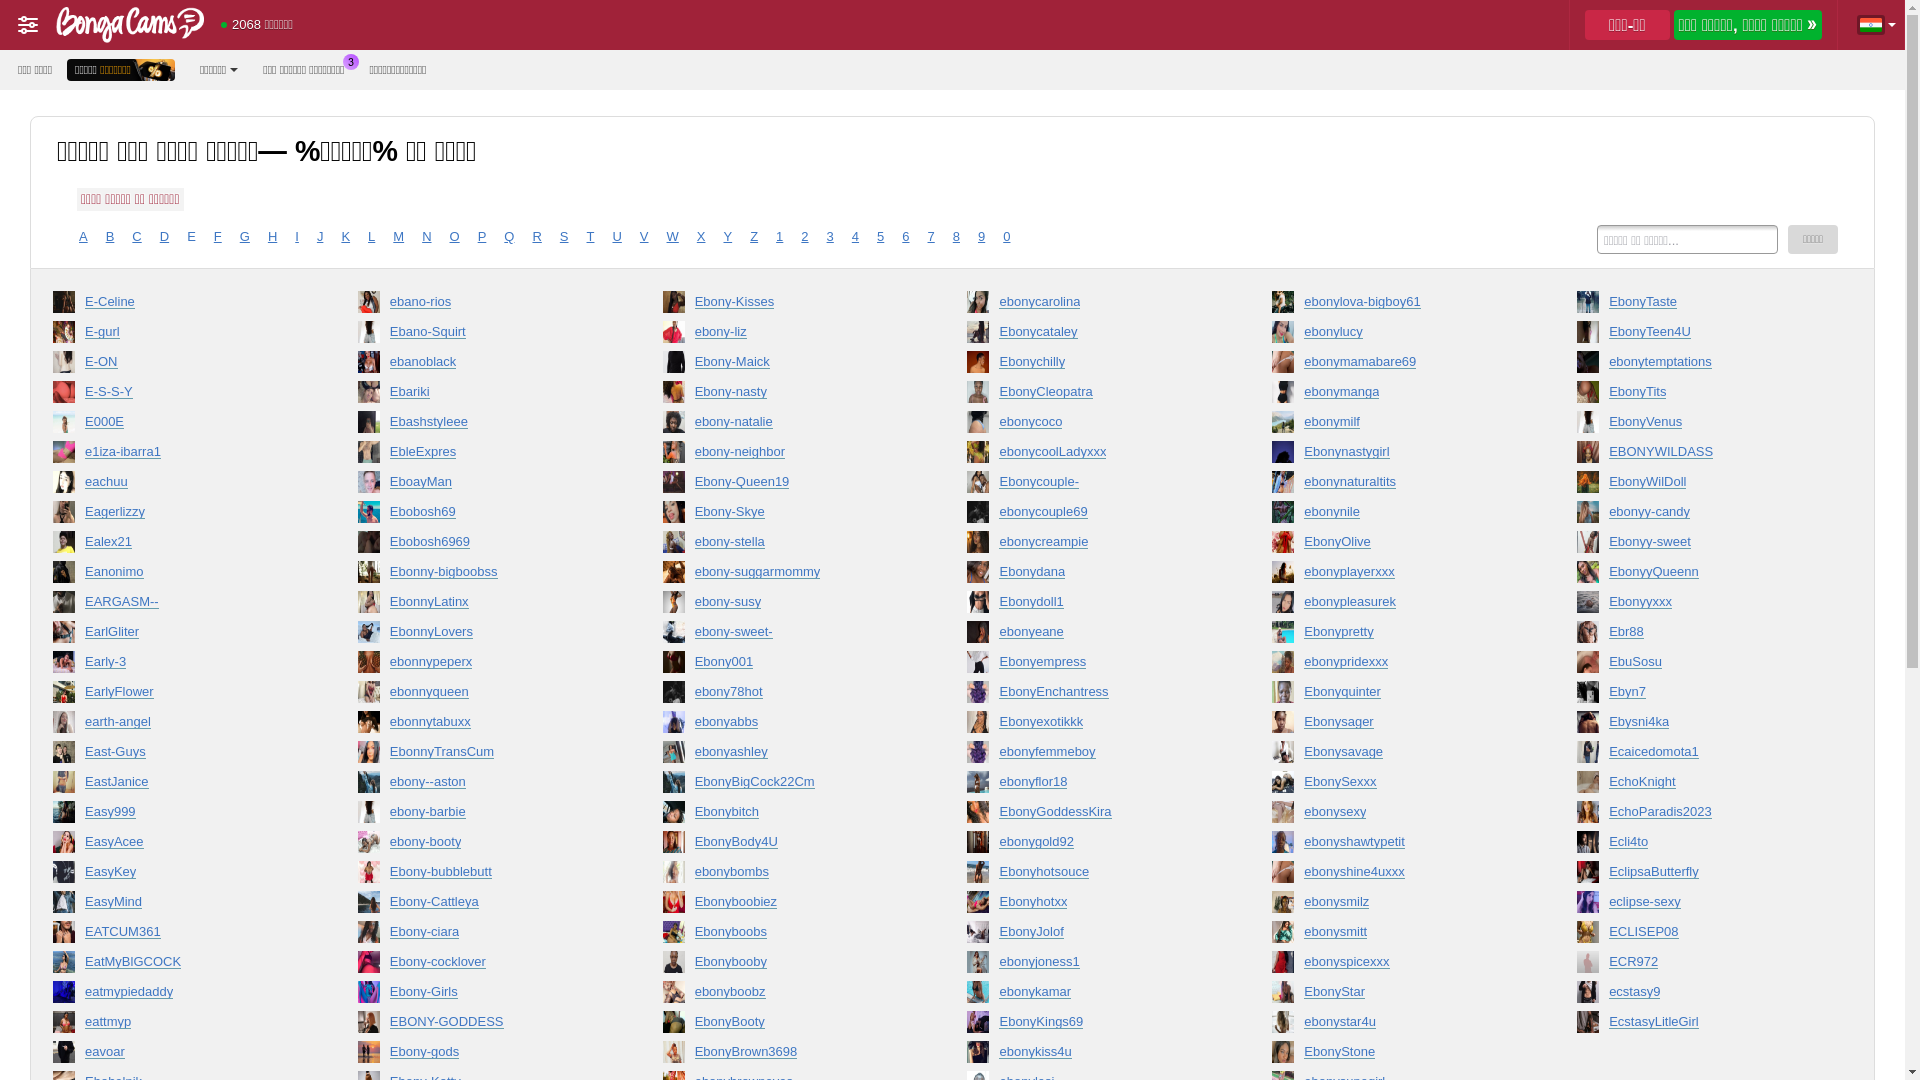  What do you see at coordinates (786, 334) in the screenshot?
I see `'ebony-liz'` at bounding box center [786, 334].